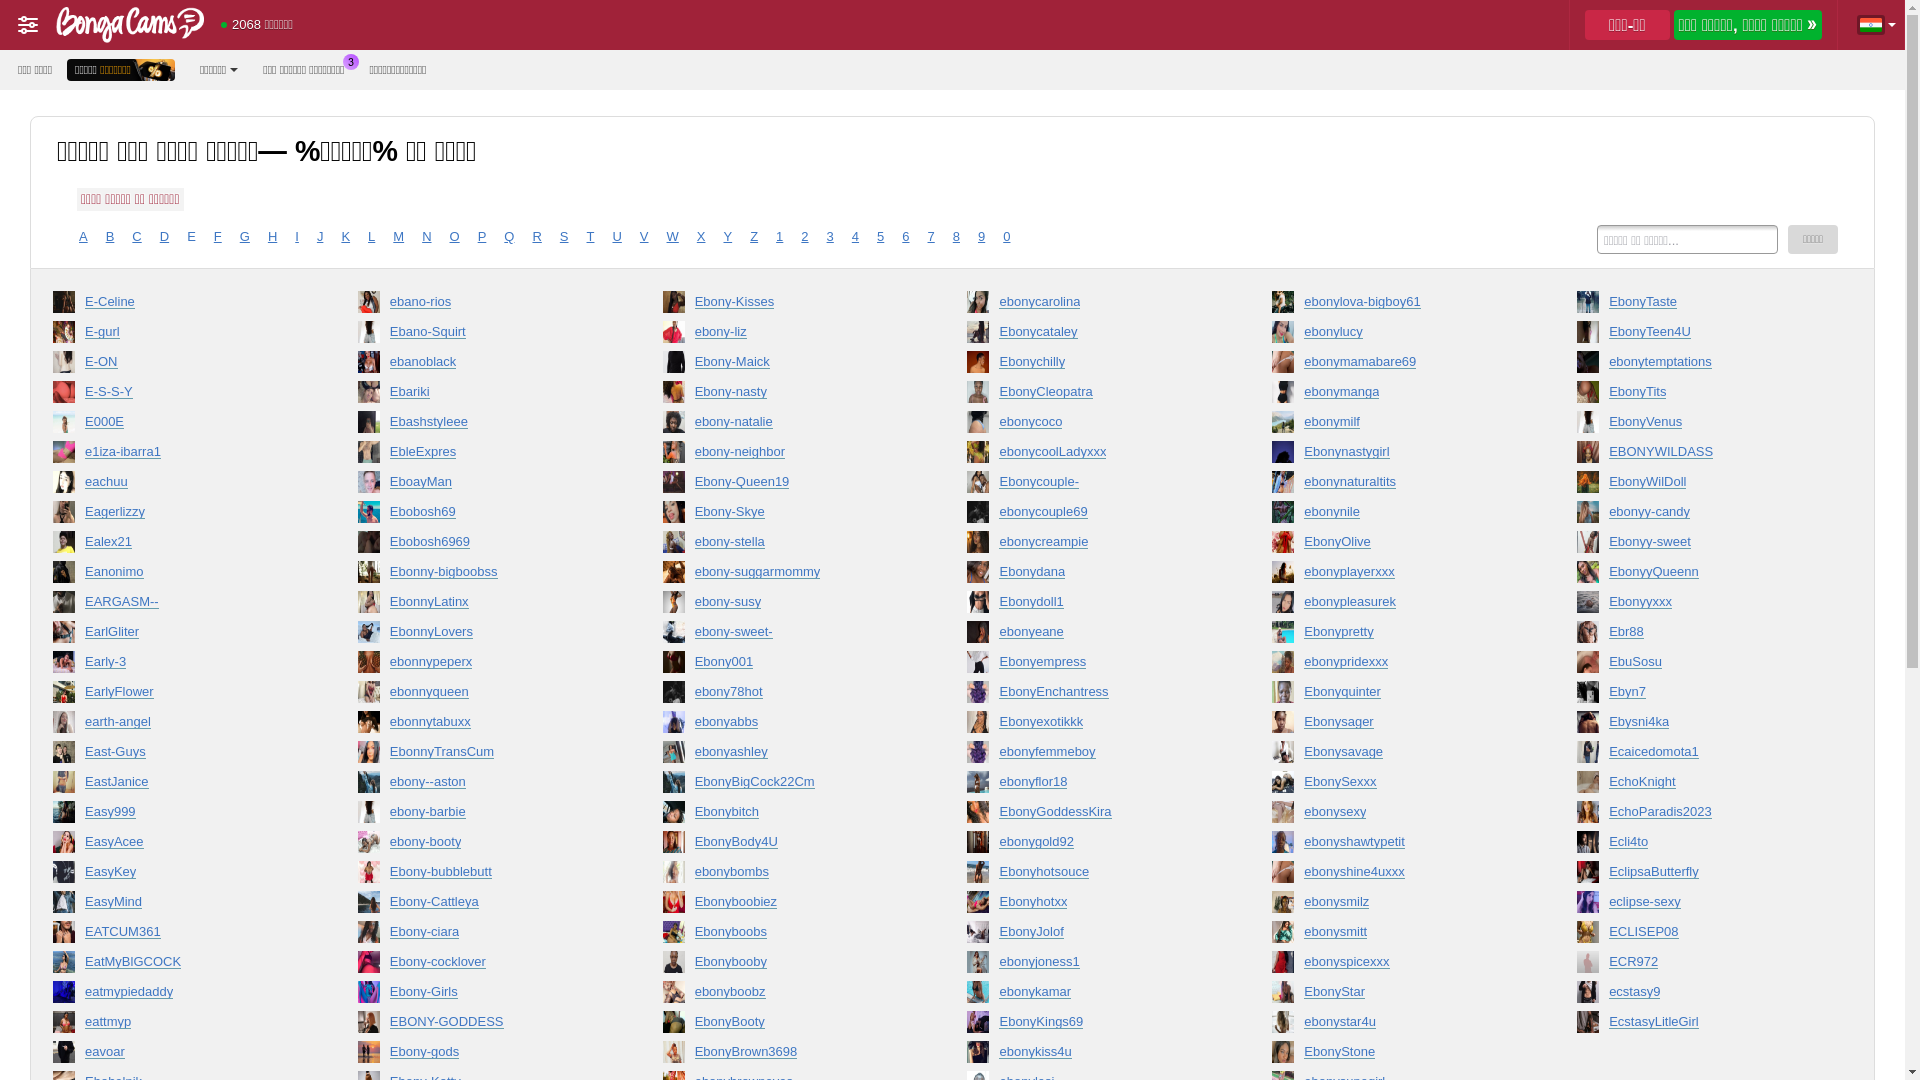  What do you see at coordinates (786, 334) in the screenshot?
I see `'ebony-liz'` at bounding box center [786, 334].